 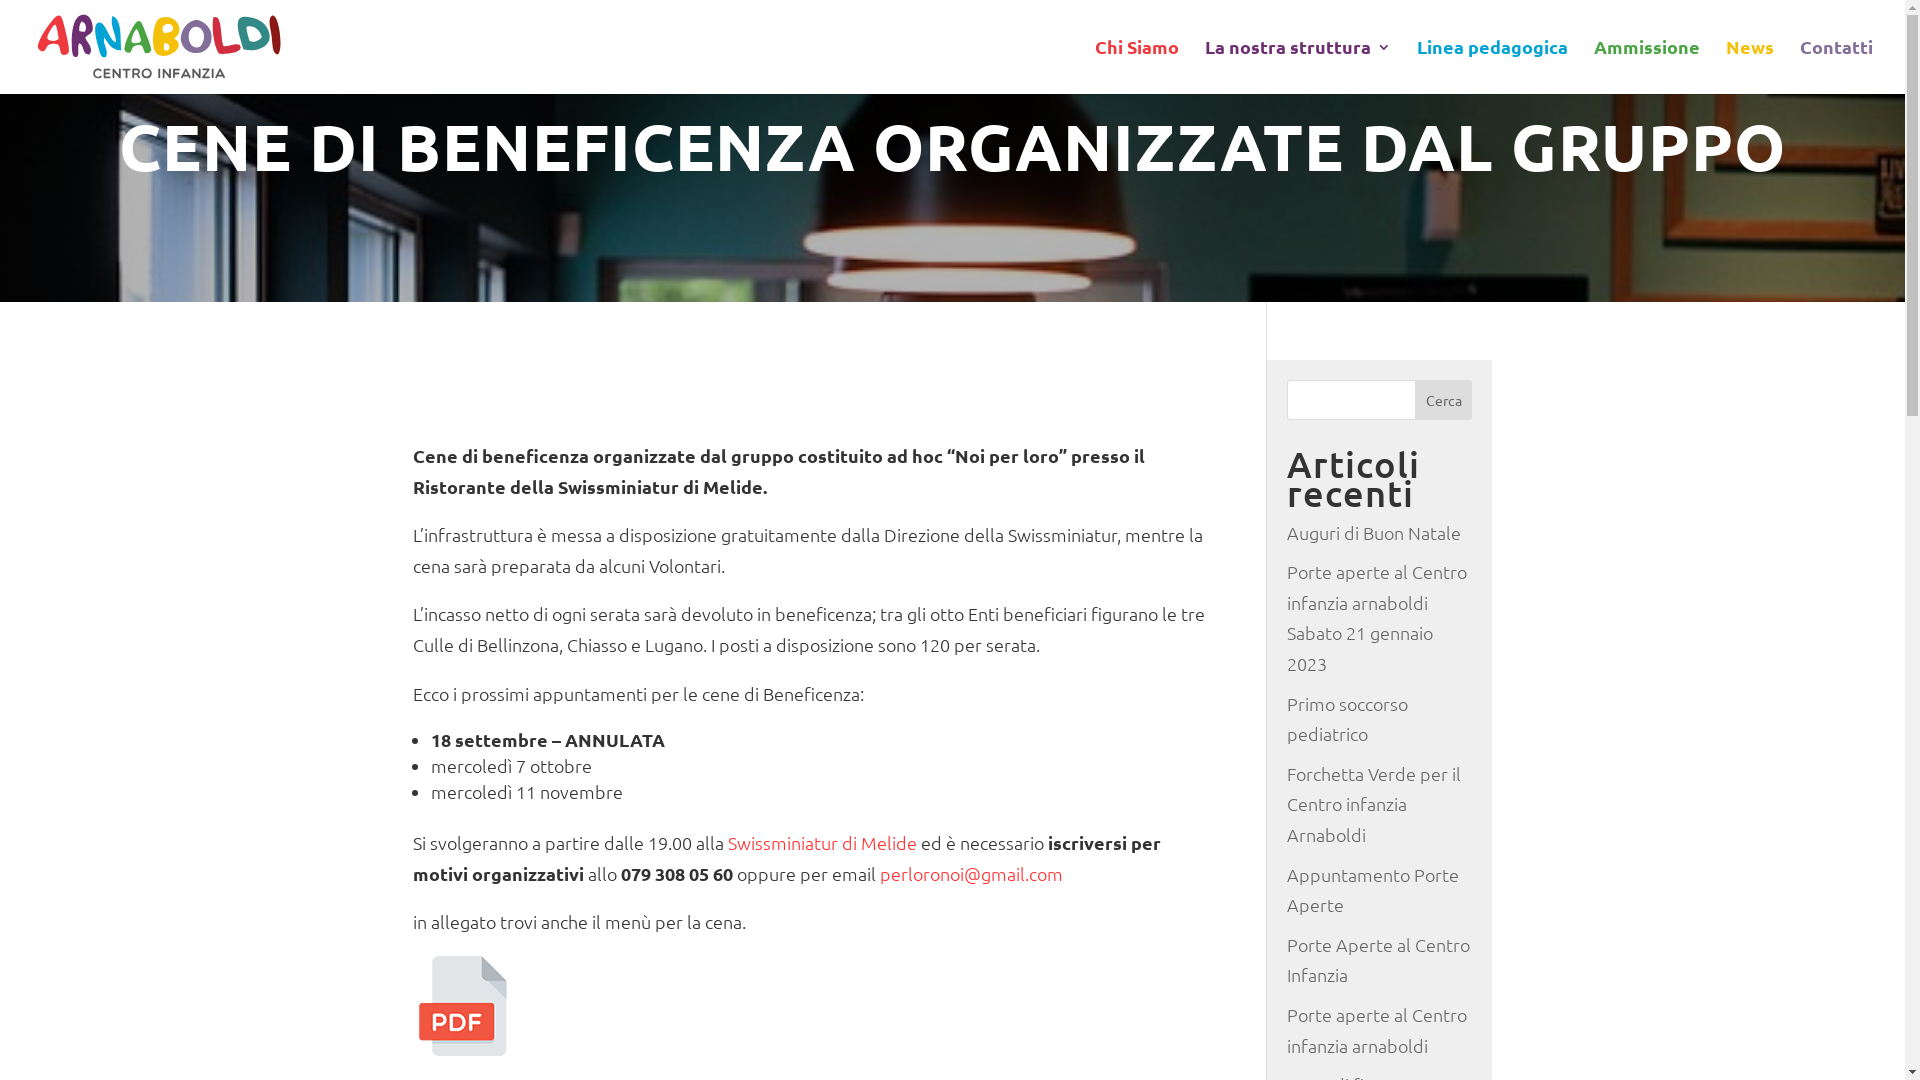 I want to click on 'Cerca', so click(x=1444, y=400).